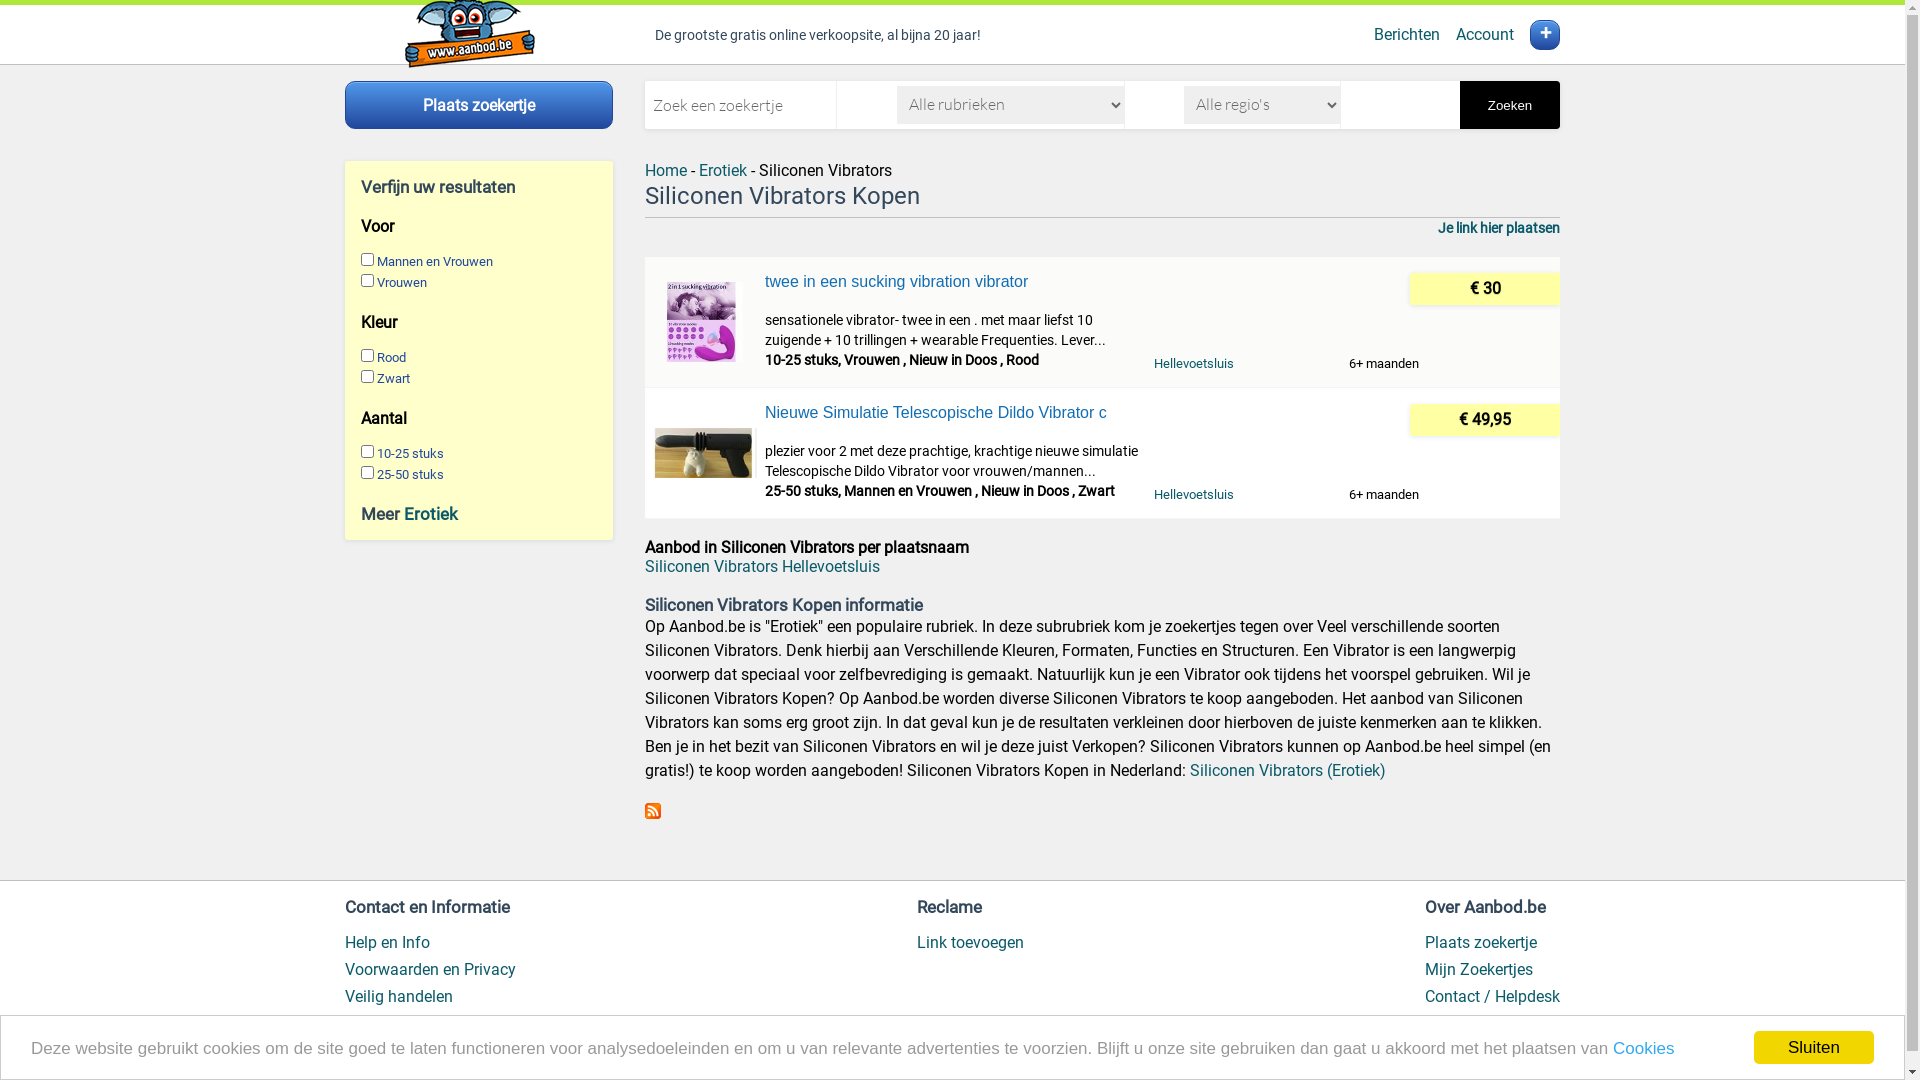  Describe the element at coordinates (1459, 104) in the screenshot. I see `'Zoeken'` at that location.